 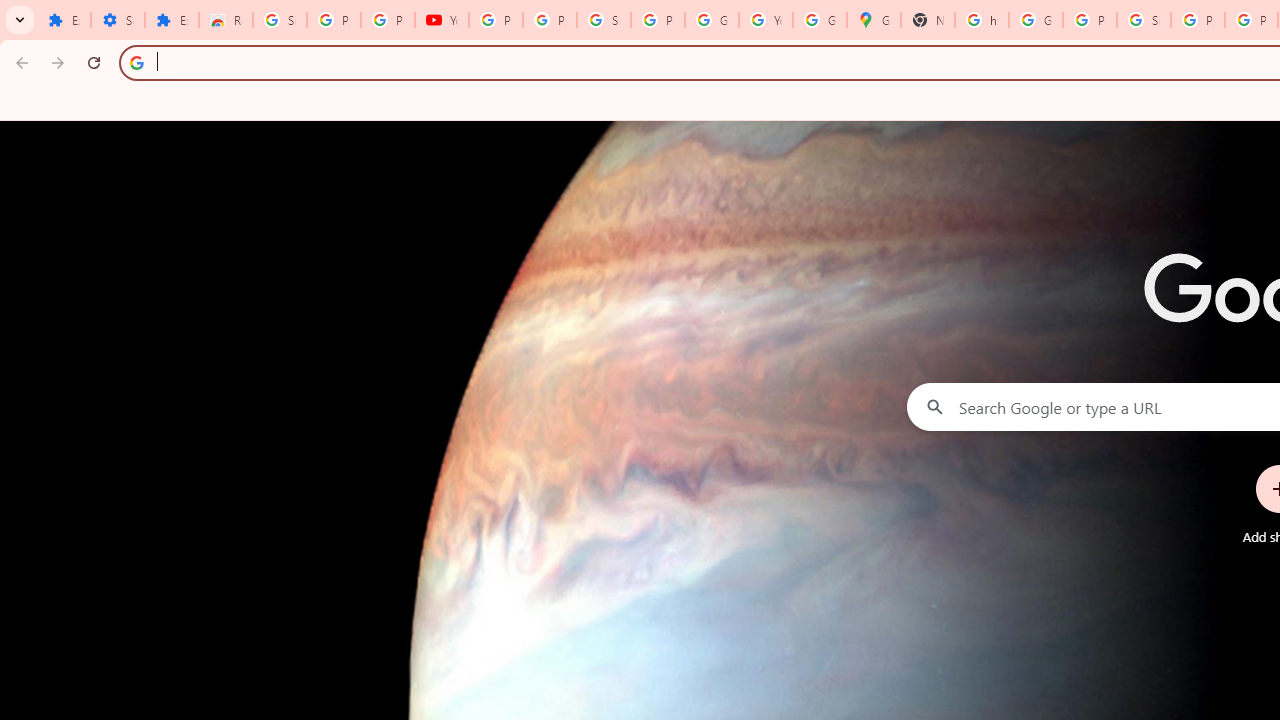 What do you see at coordinates (116, 20) in the screenshot?
I see `'Settings'` at bounding box center [116, 20].